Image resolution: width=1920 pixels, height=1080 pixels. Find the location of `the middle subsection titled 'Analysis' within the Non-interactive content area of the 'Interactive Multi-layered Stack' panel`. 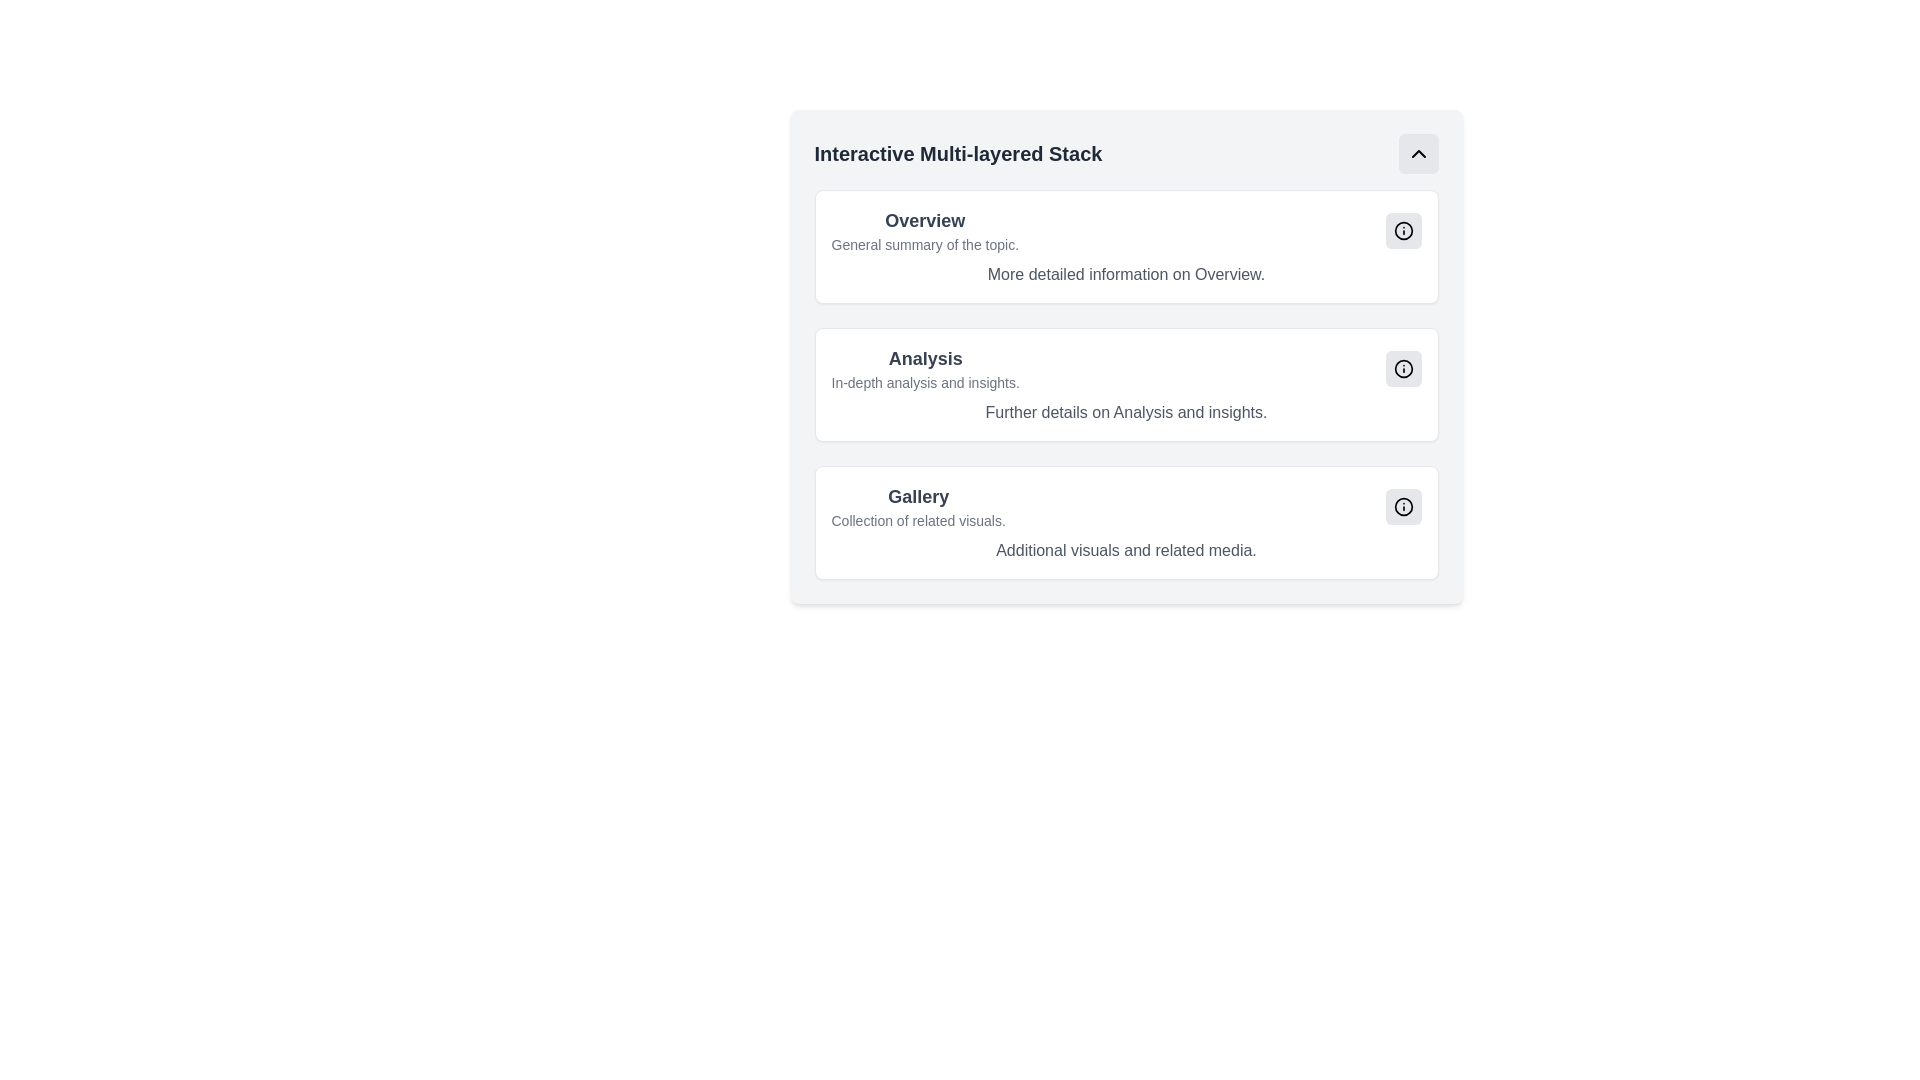

the middle subsection titled 'Analysis' within the Non-interactive content area of the 'Interactive Multi-layered Stack' panel is located at coordinates (1126, 356).